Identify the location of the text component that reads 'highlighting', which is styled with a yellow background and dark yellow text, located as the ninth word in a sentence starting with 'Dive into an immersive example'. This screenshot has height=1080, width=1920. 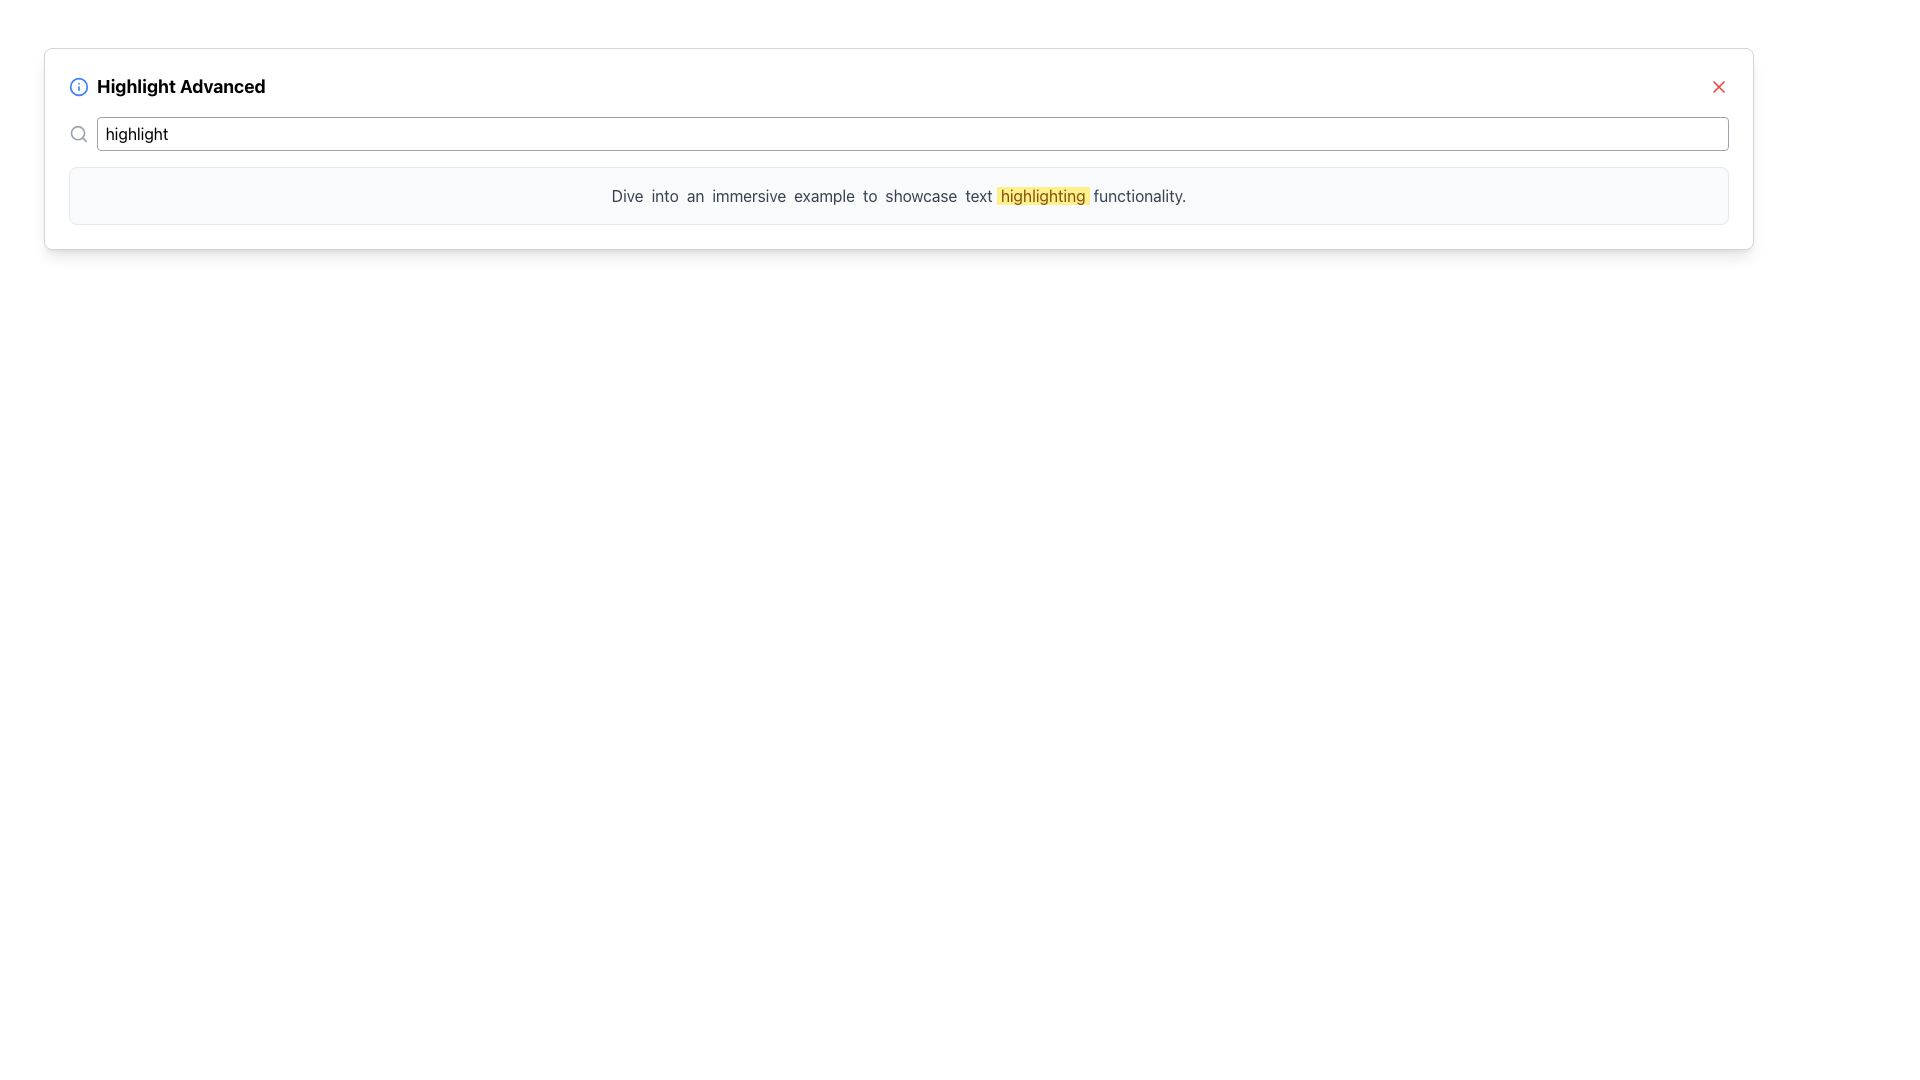
(1042, 196).